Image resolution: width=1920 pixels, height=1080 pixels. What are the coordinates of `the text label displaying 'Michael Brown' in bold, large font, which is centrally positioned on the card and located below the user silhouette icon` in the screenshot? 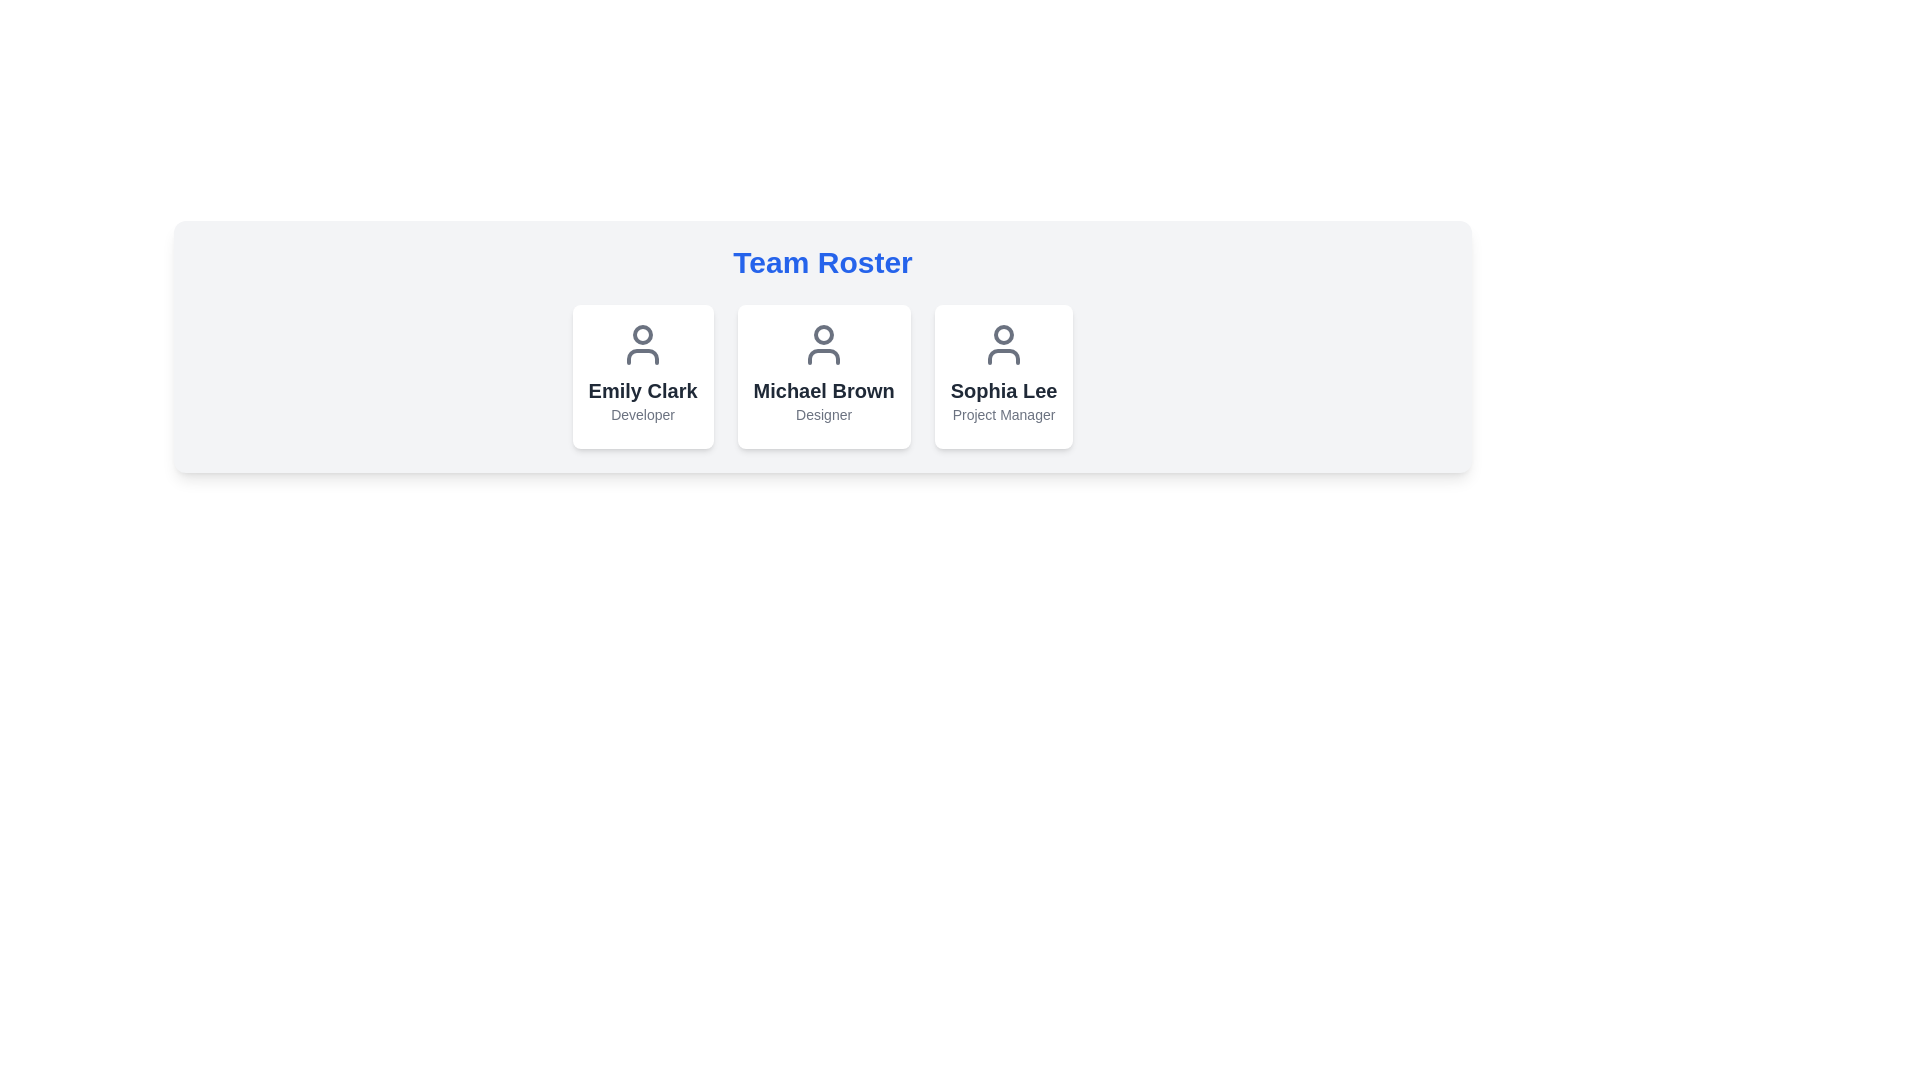 It's located at (824, 390).